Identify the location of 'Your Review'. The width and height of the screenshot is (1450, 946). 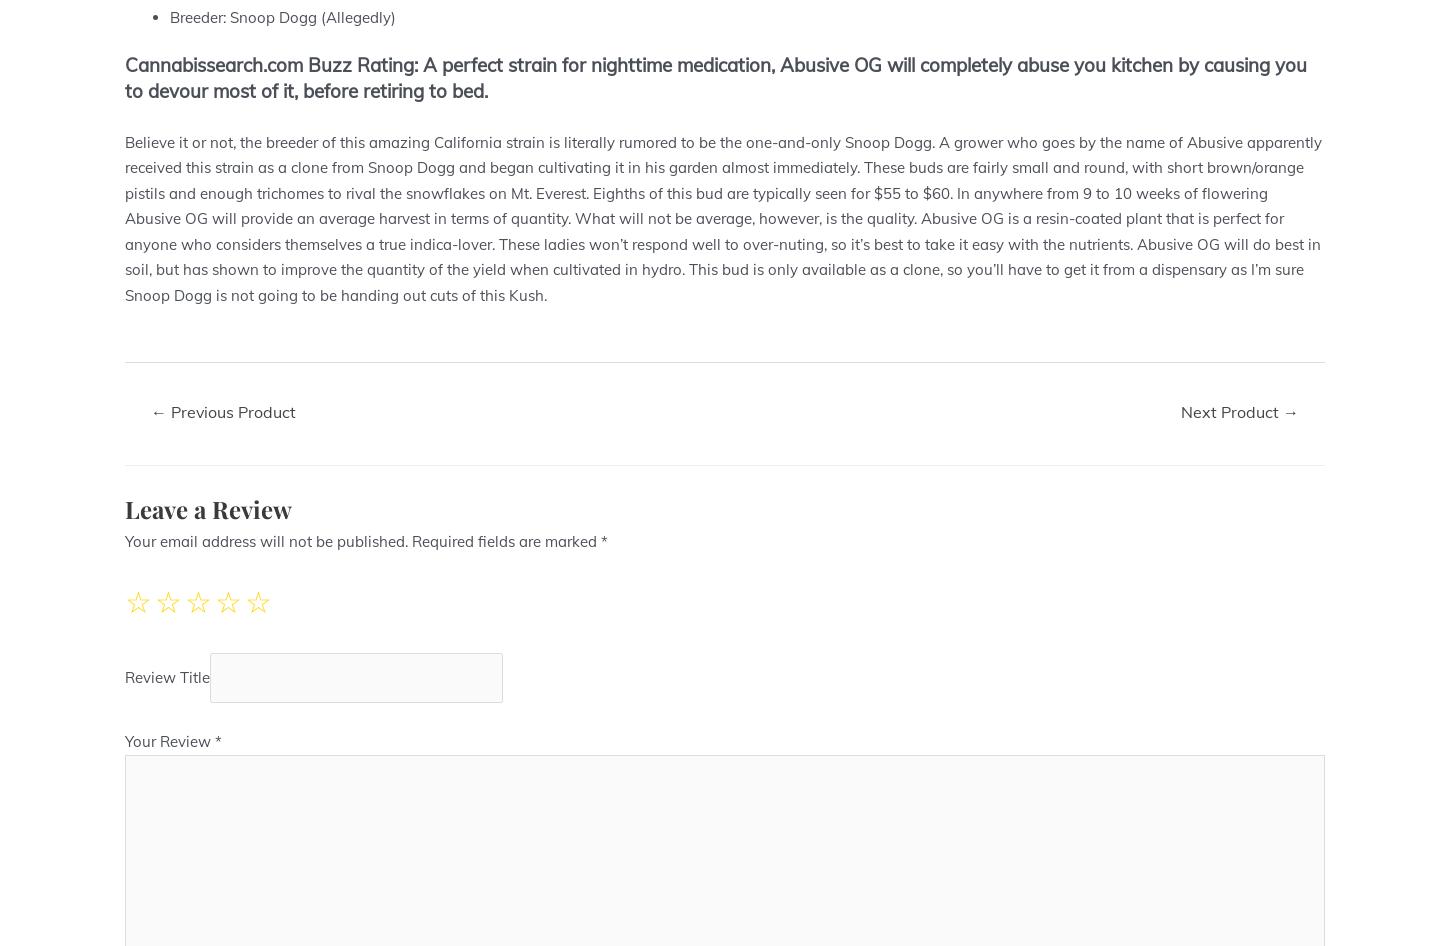
(168, 740).